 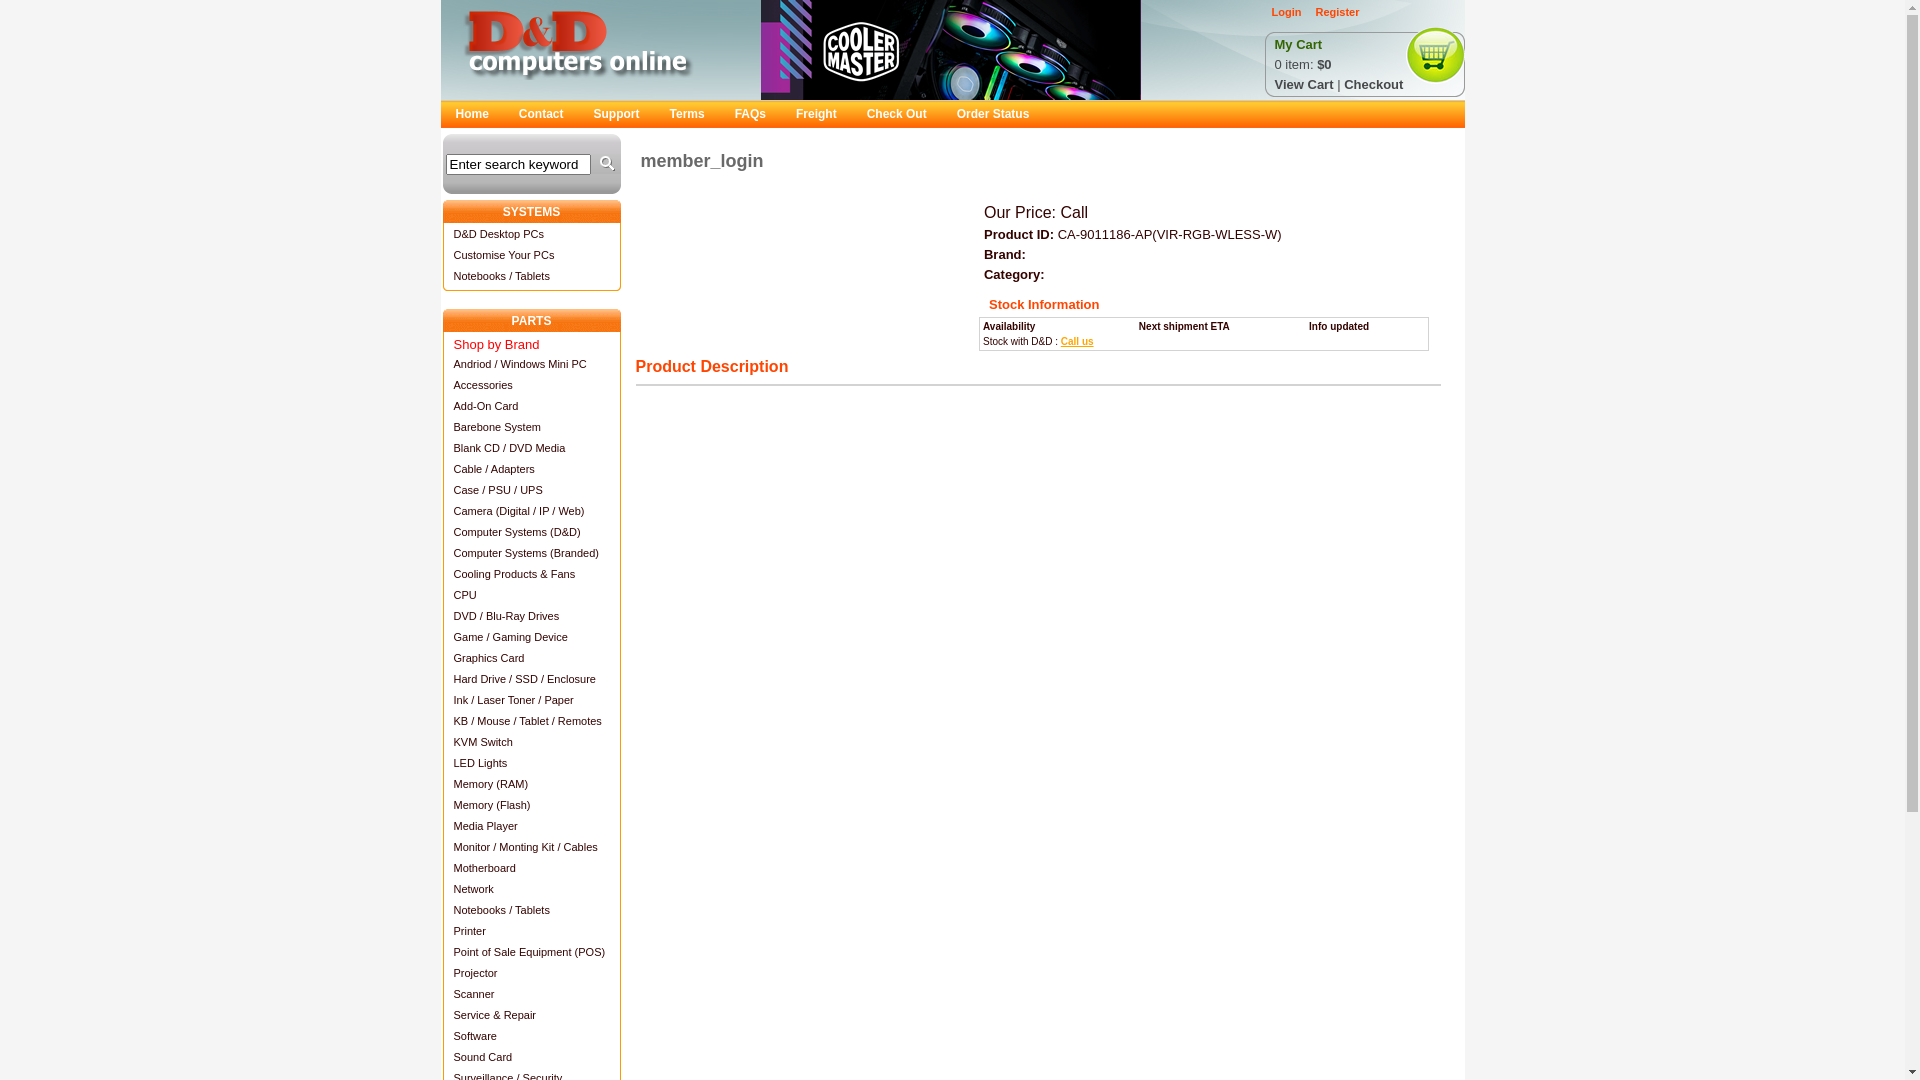 What do you see at coordinates (531, 950) in the screenshot?
I see `'Point of Sale Equipment (POS)'` at bounding box center [531, 950].